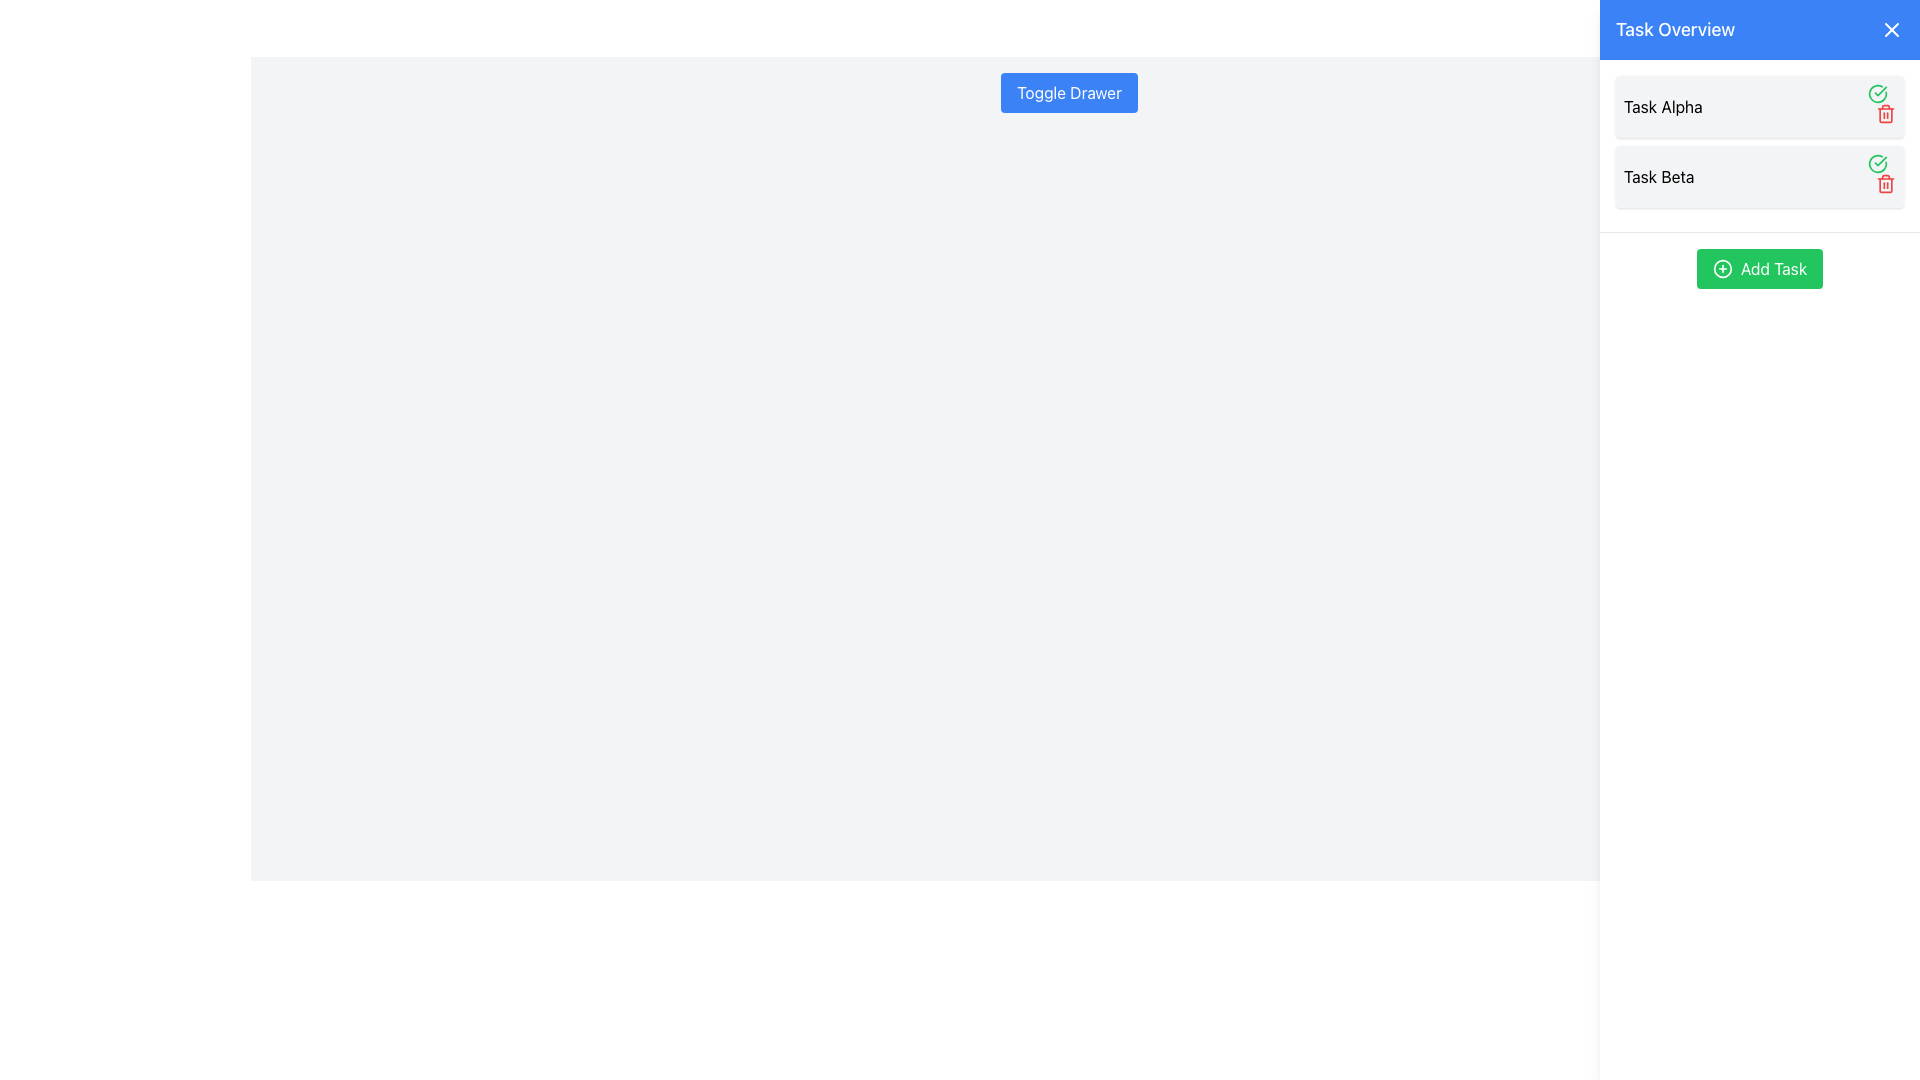  Describe the element at coordinates (1663, 107) in the screenshot. I see `the text label displaying 'Task Alpha' in black, which is the first item in the vertically arranged list under the 'Task Overview' header` at that location.